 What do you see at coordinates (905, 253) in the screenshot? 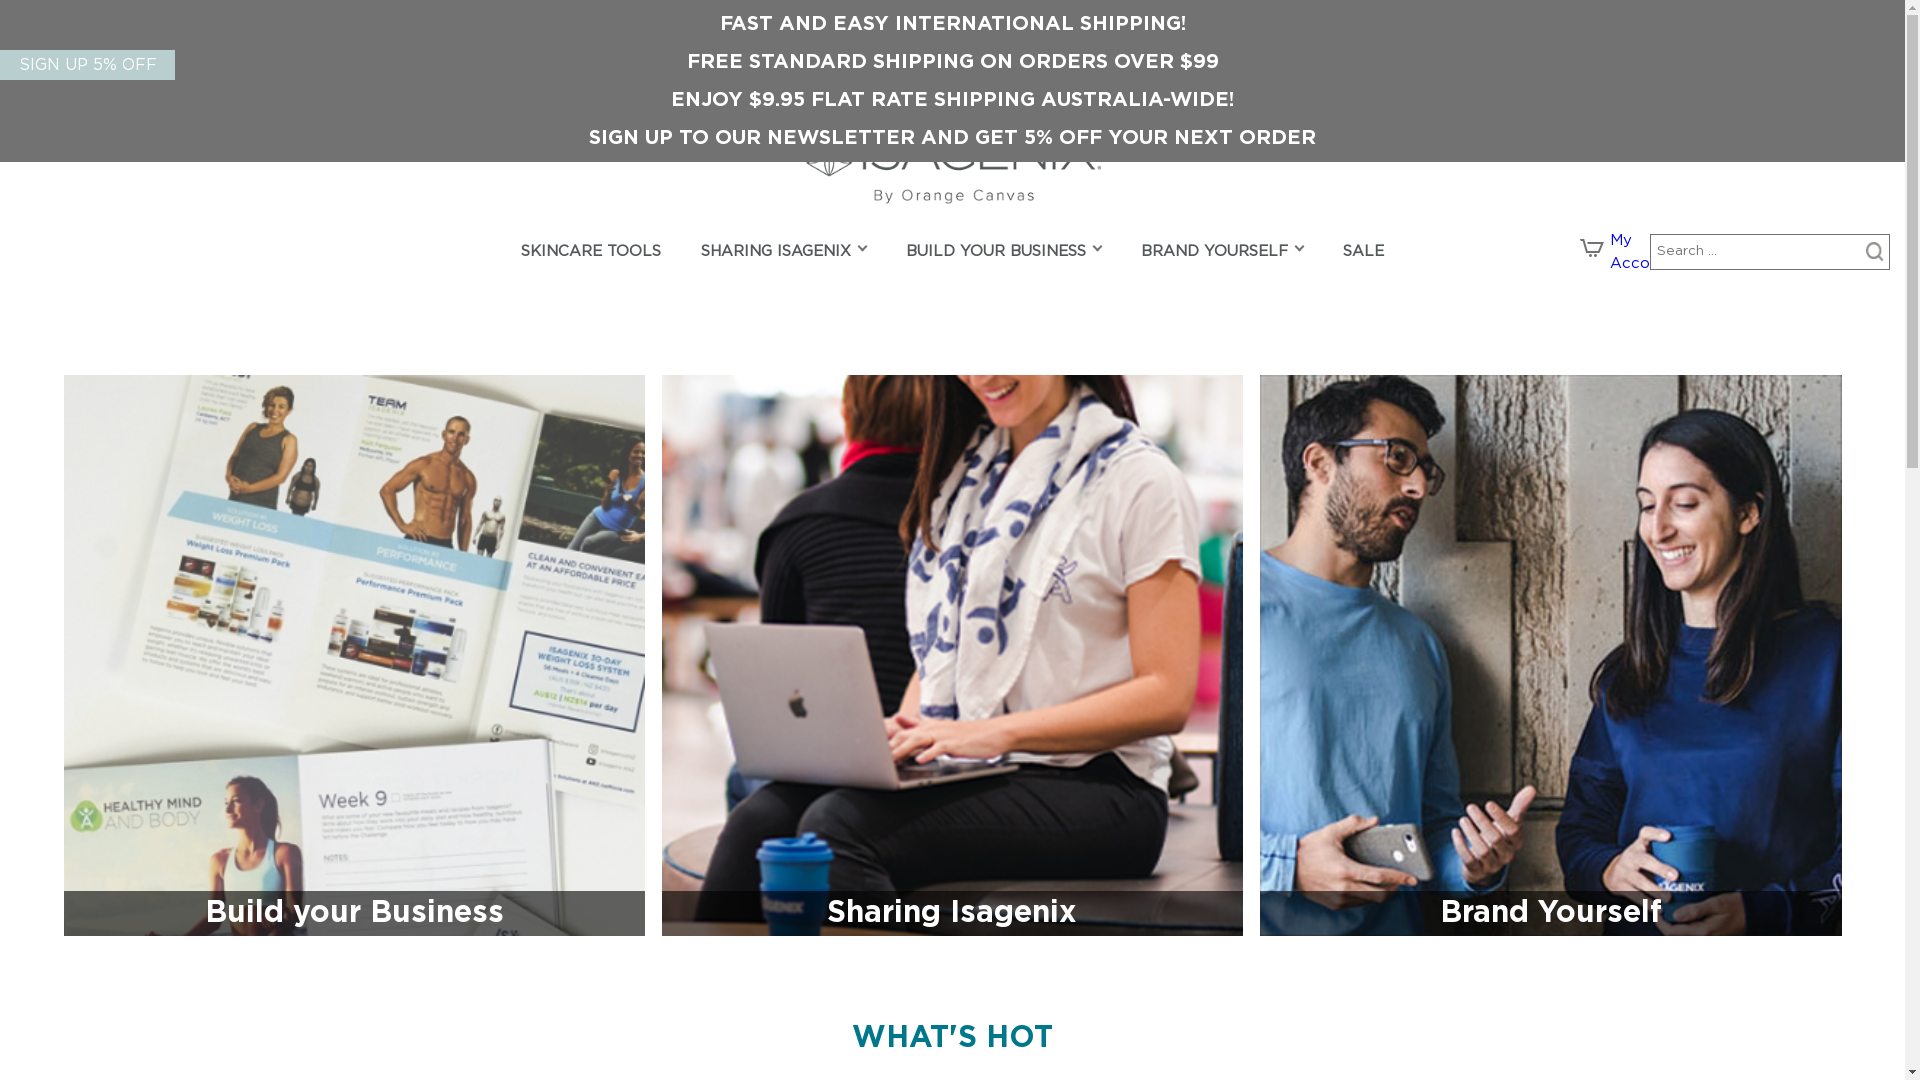
I see `'BUILD YOUR BUSINESS'` at bounding box center [905, 253].